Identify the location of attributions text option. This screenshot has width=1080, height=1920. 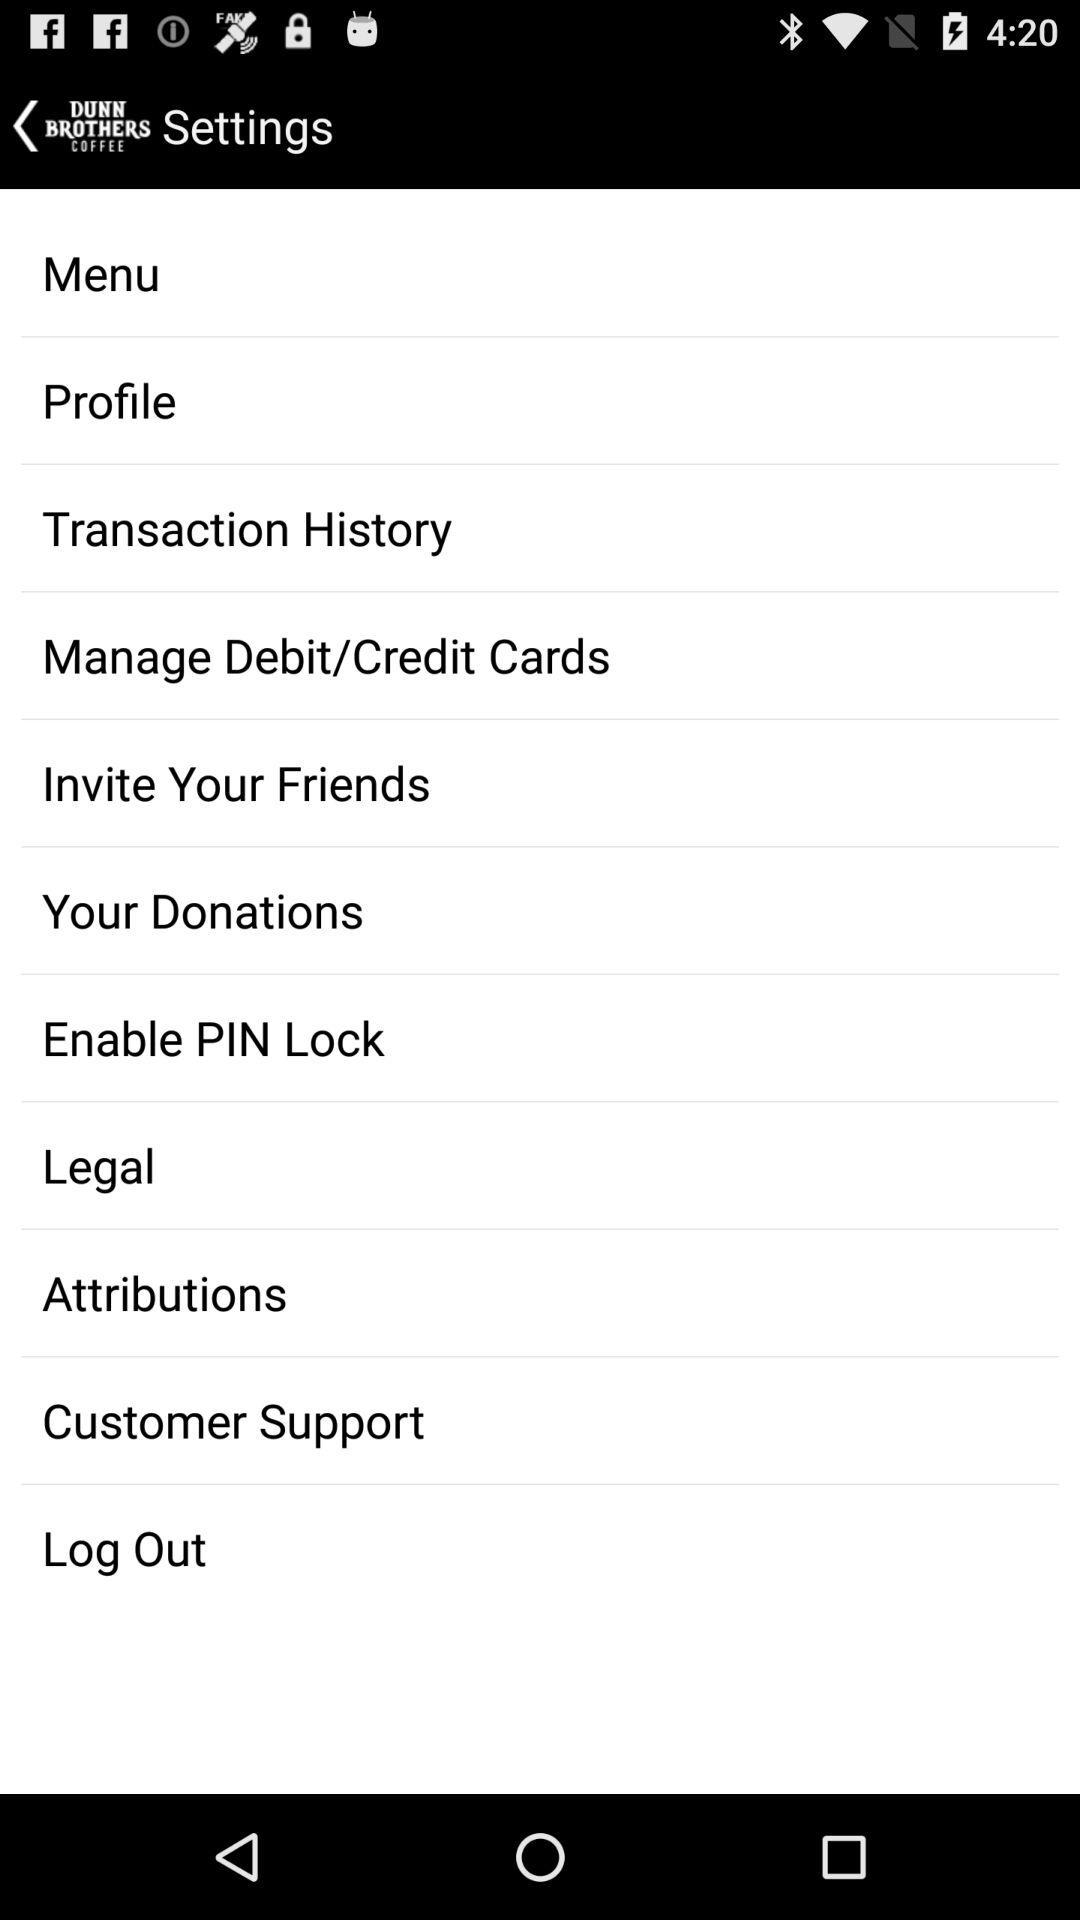
(540, 1292).